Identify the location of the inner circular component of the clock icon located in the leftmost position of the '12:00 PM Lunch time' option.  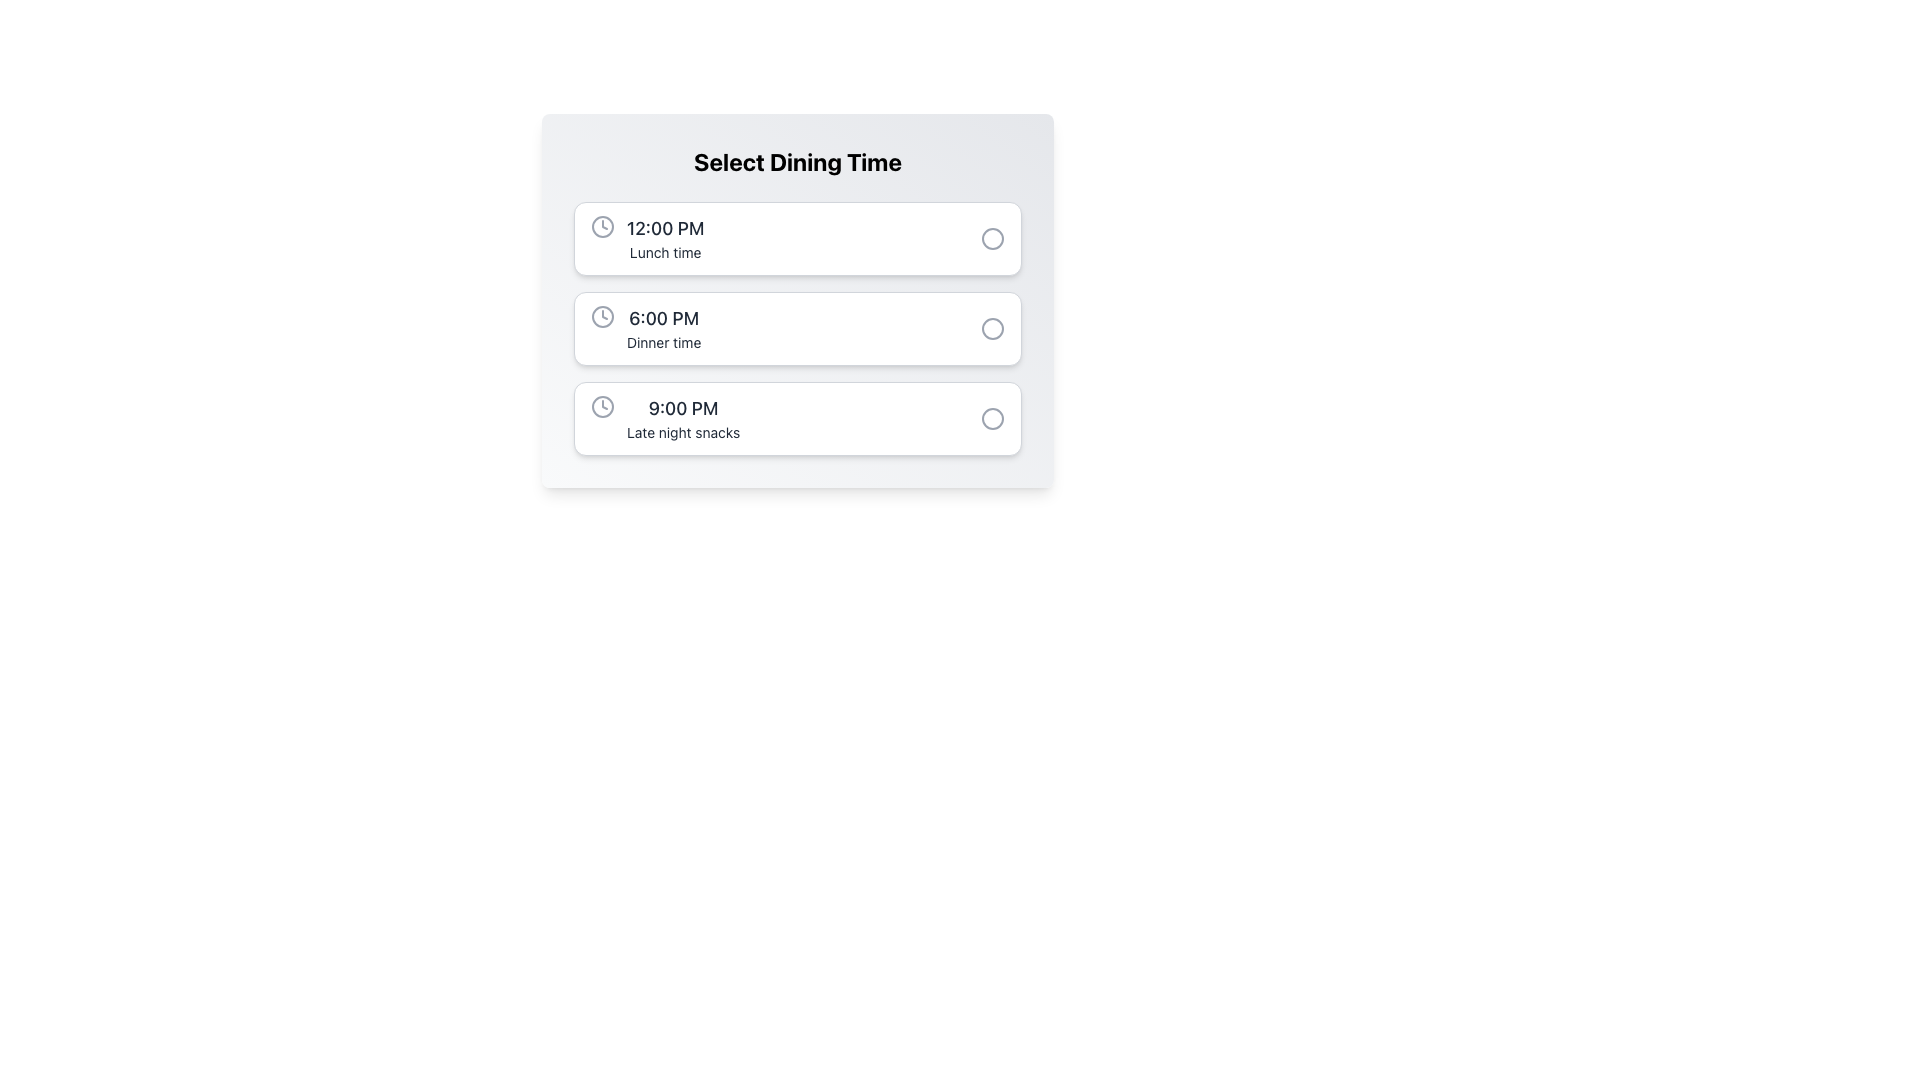
(602, 226).